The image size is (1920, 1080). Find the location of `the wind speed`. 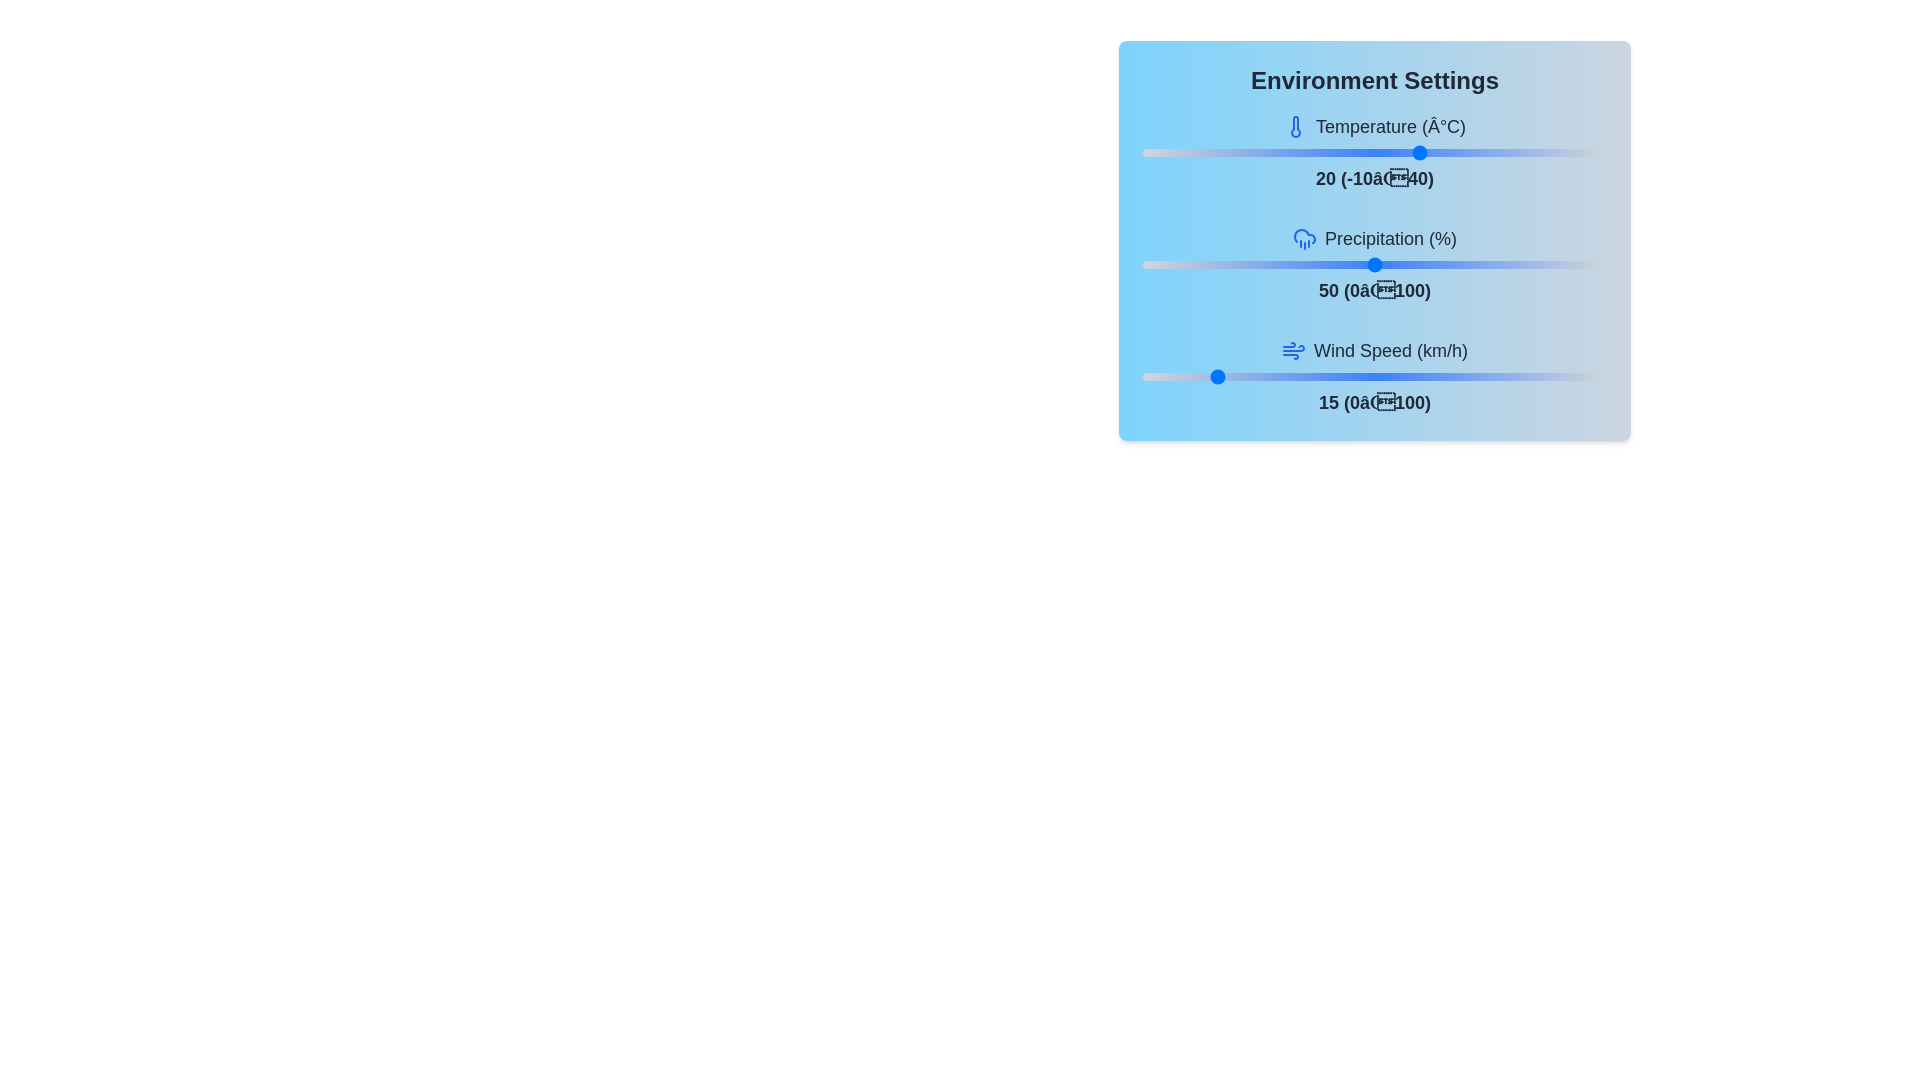

the wind speed is located at coordinates (1536, 377).